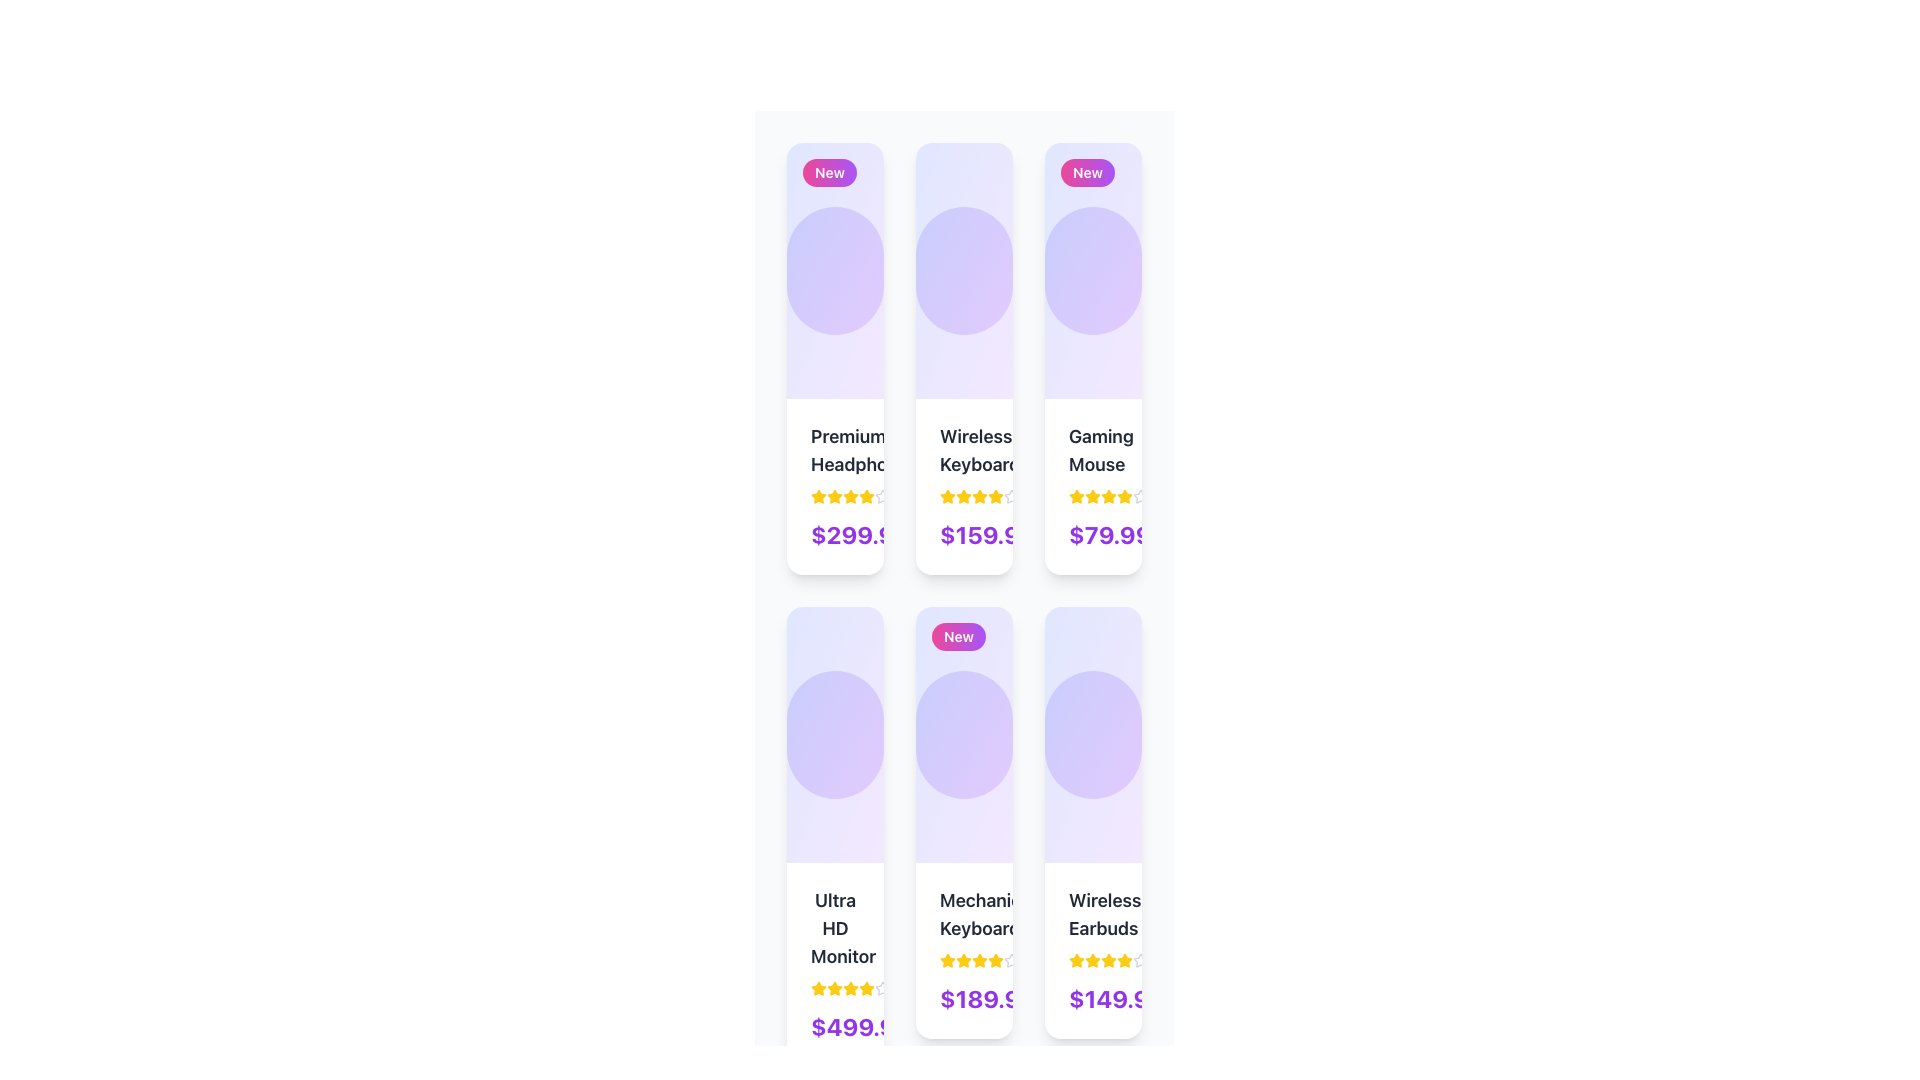  Describe the element at coordinates (1092, 735) in the screenshot. I see `the circular gradient design element with indigo to purple hues located in the fifth card of a vertical grid of product cards` at that location.